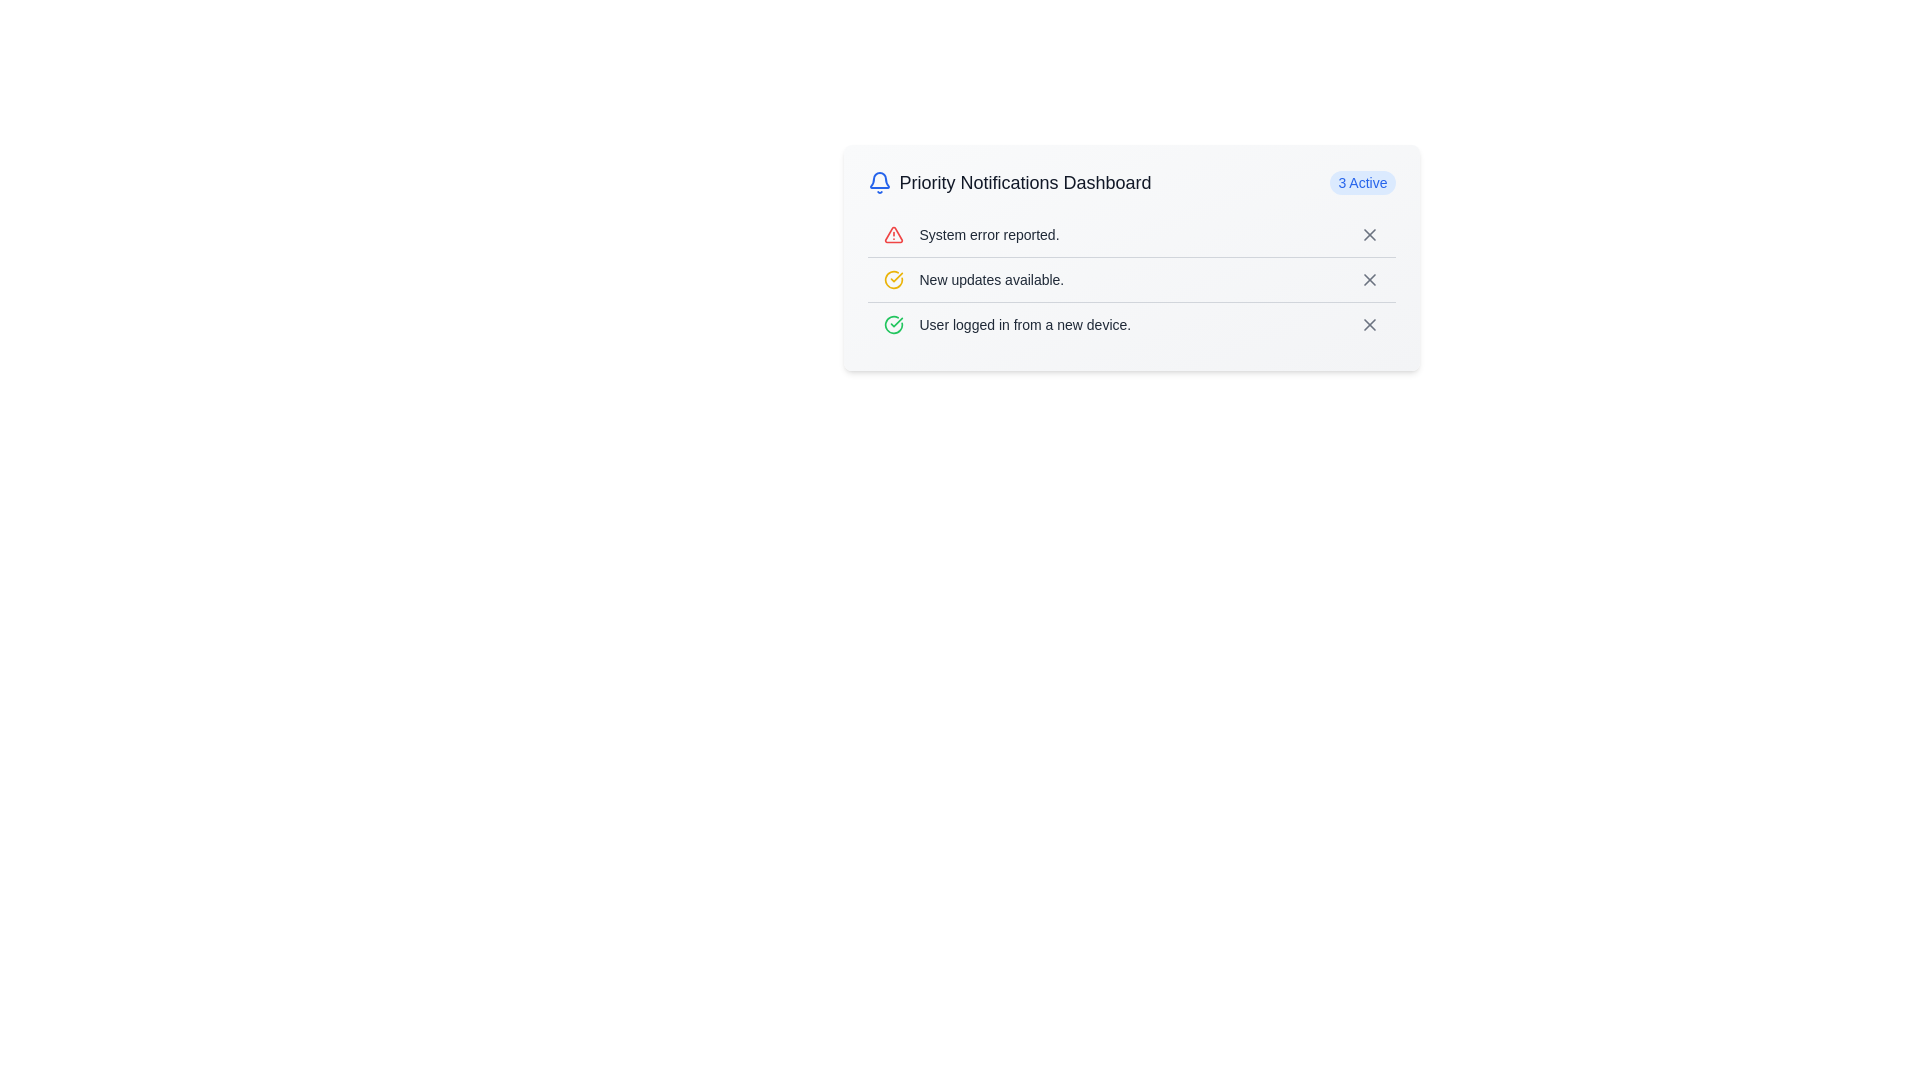 This screenshot has height=1080, width=1920. What do you see at coordinates (1368, 234) in the screenshot?
I see `the small white cross icon button in the top-right corner of the 'System error reported.' notification` at bounding box center [1368, 234].